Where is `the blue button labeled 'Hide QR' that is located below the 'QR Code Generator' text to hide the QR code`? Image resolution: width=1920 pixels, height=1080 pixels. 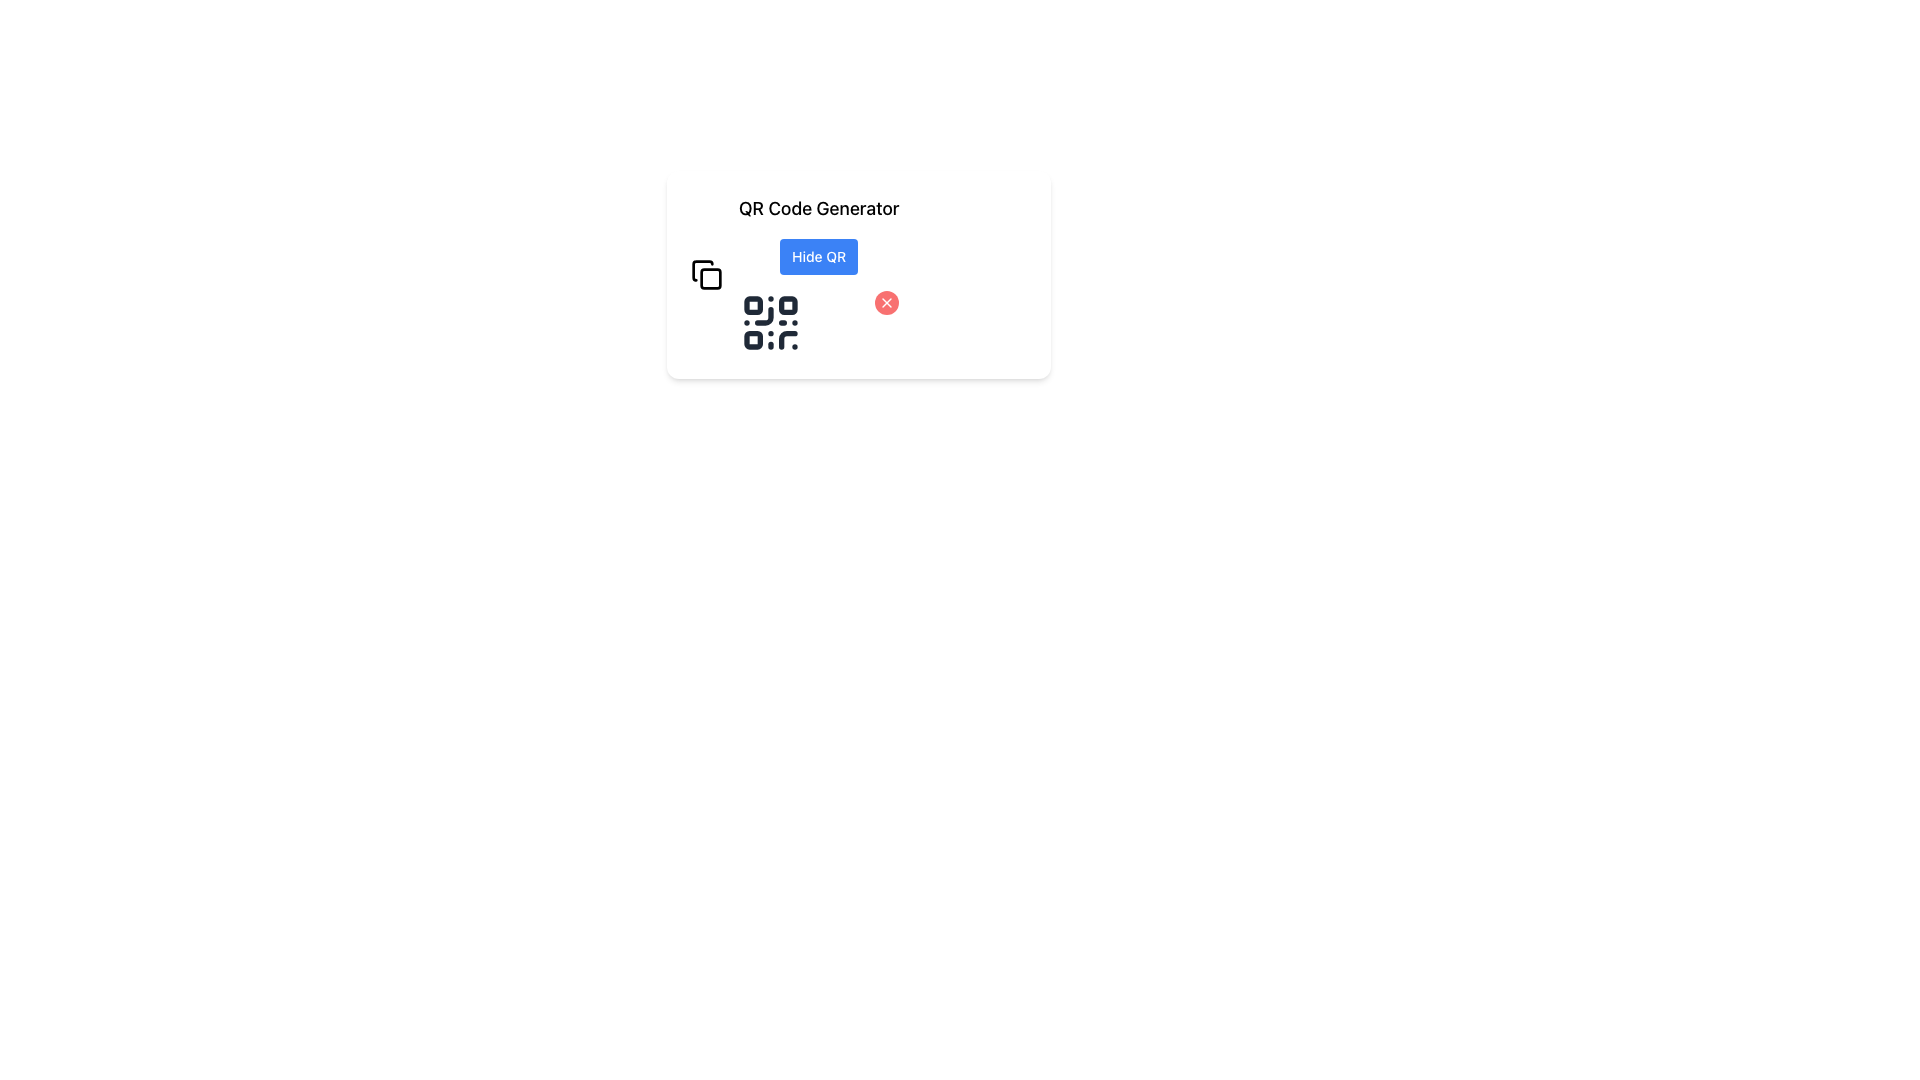
the blue button labeled 'Hide QR' that is located below the 'QR Code Generator' text to hide the QR code is located at coordinates (819, 274).